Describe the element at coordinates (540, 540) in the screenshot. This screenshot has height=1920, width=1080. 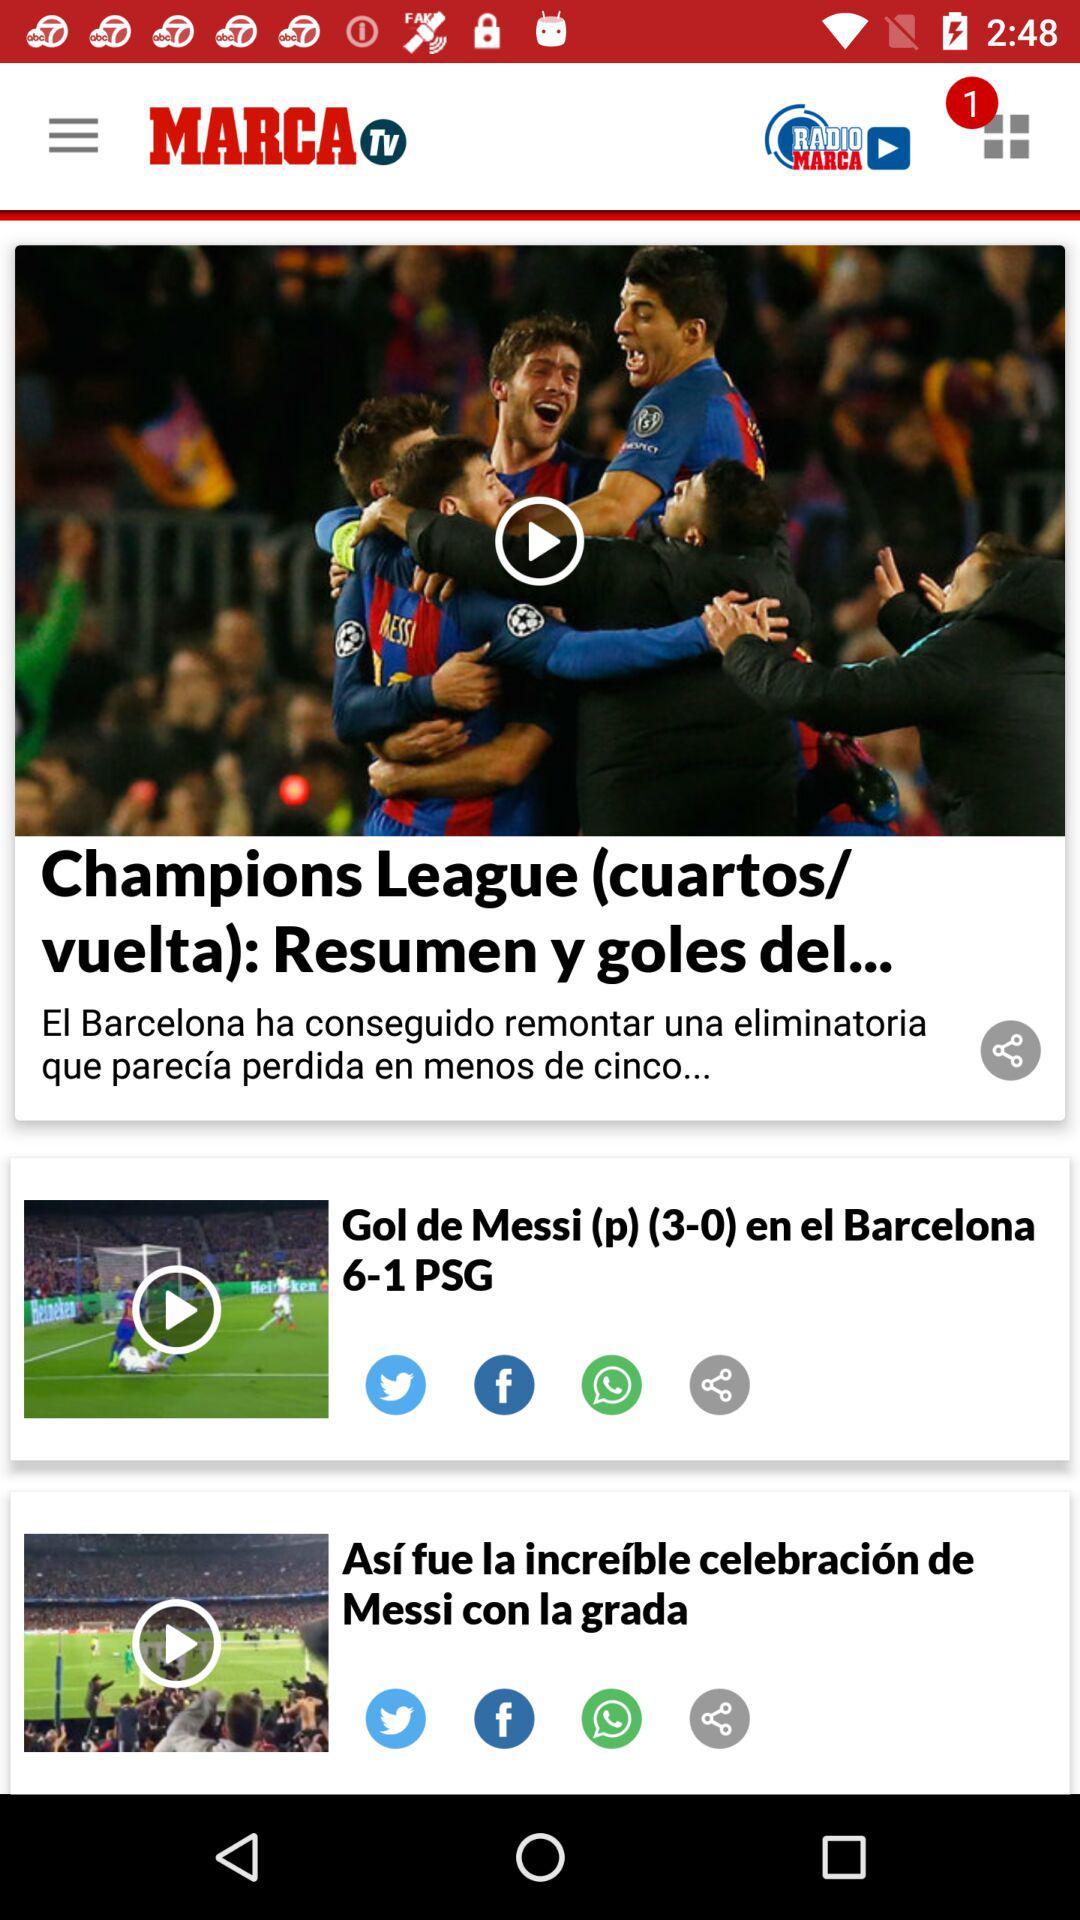
I see `load selected article` at that location.